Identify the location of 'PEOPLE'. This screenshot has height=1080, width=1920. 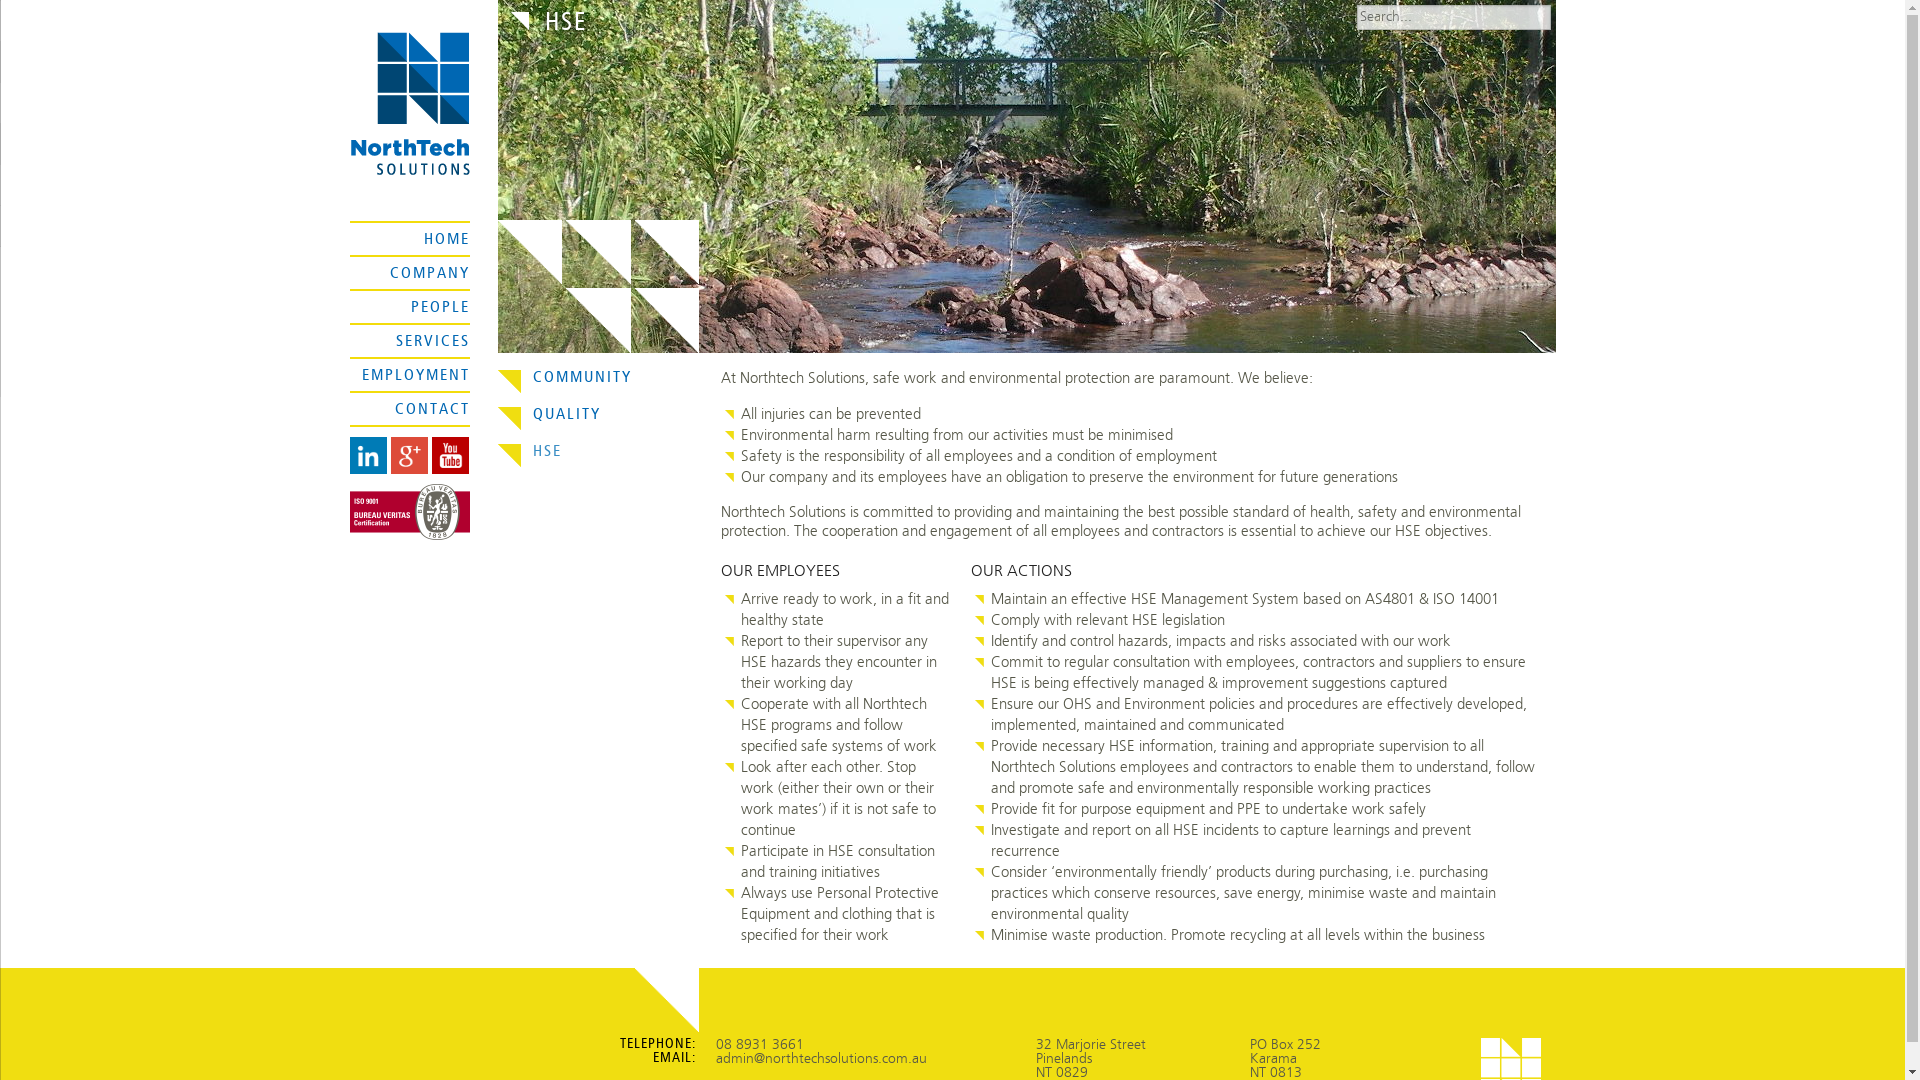
(438, 308).